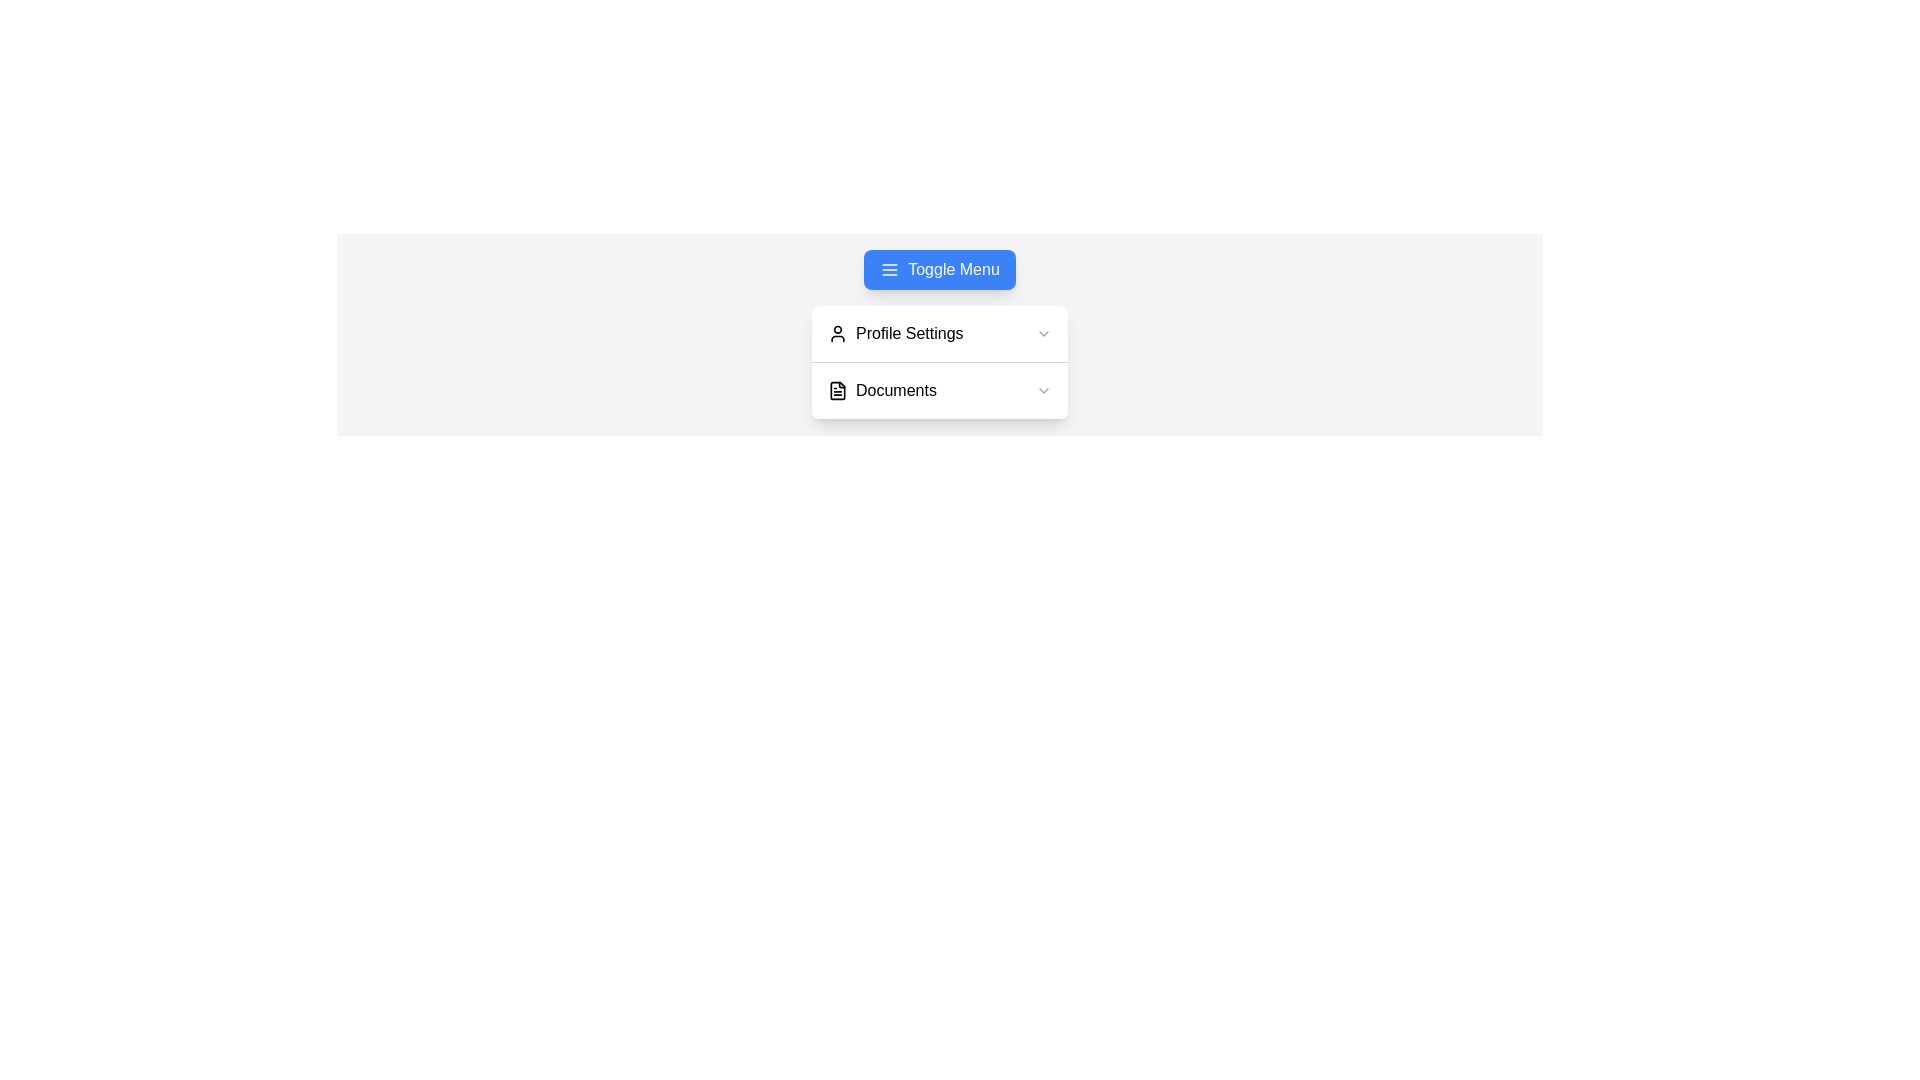 The height and width of the screenshot is (1080, 1920). Describe the element at coordinates (939, 391) in the screenshot. I see `the Interactive menu item with a dropdown indicator` at that location.